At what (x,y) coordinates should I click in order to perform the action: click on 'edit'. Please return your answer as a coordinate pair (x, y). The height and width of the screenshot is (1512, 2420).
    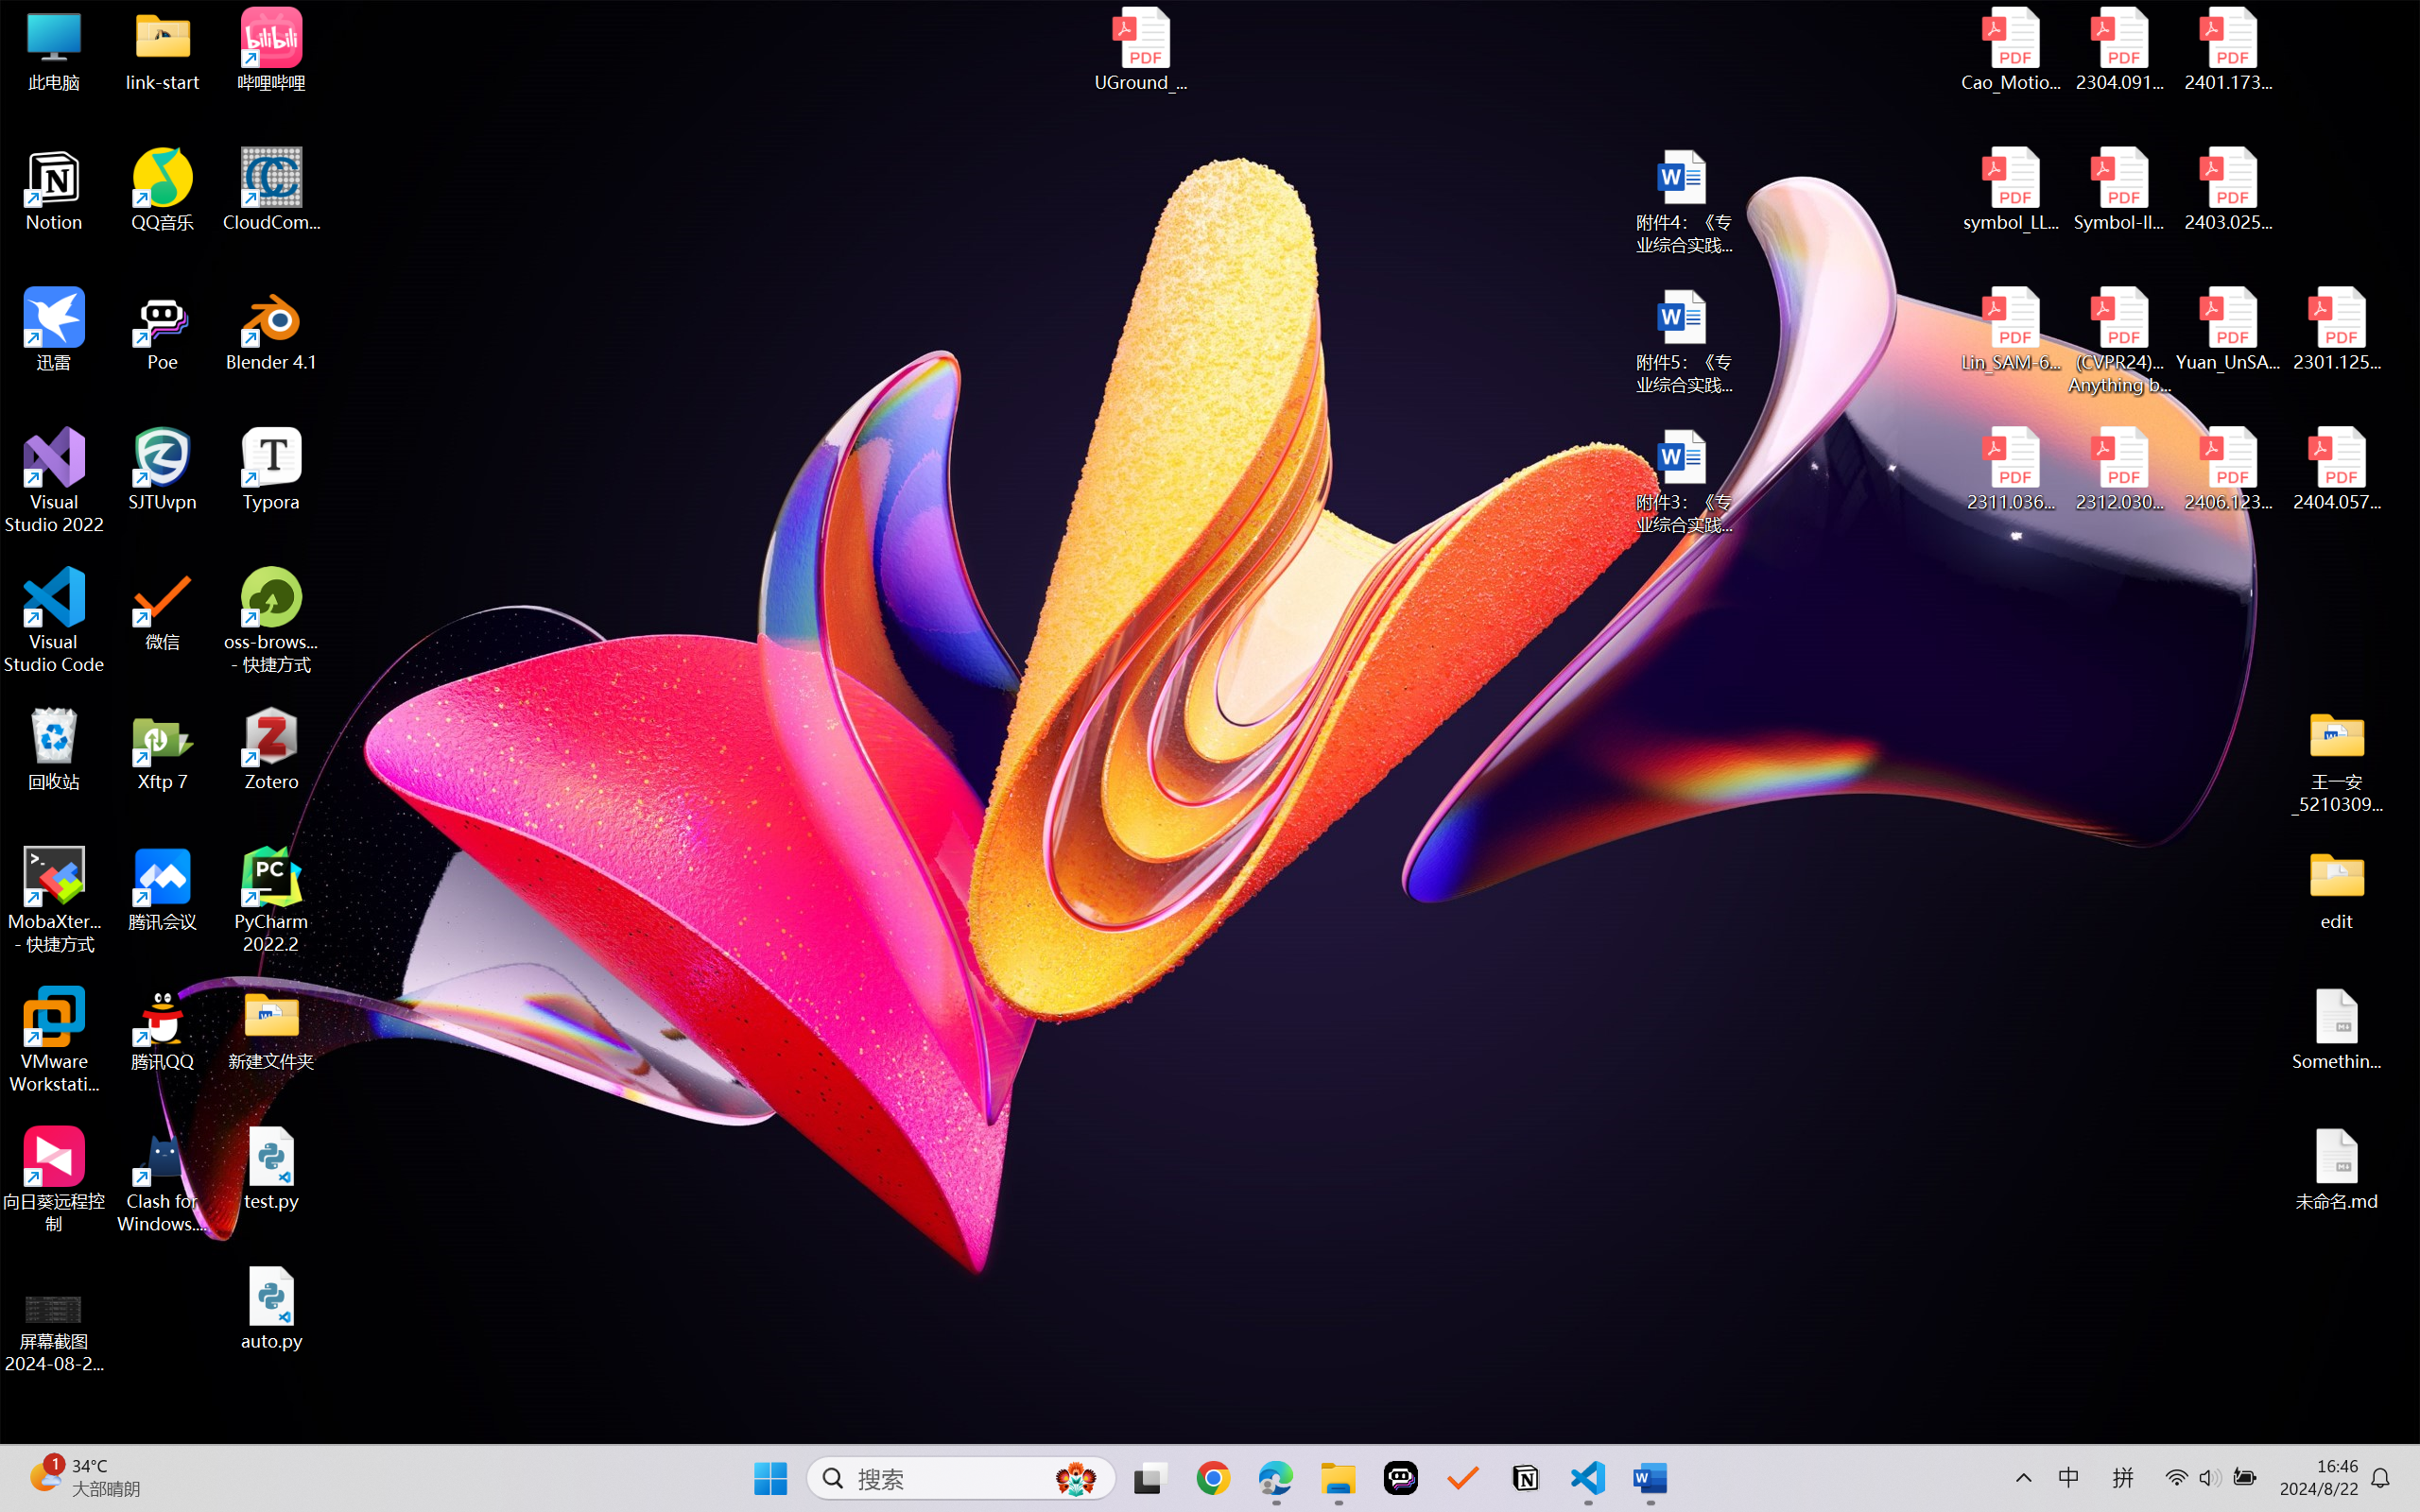
    Looking at the image, I should click on (2335, 887).